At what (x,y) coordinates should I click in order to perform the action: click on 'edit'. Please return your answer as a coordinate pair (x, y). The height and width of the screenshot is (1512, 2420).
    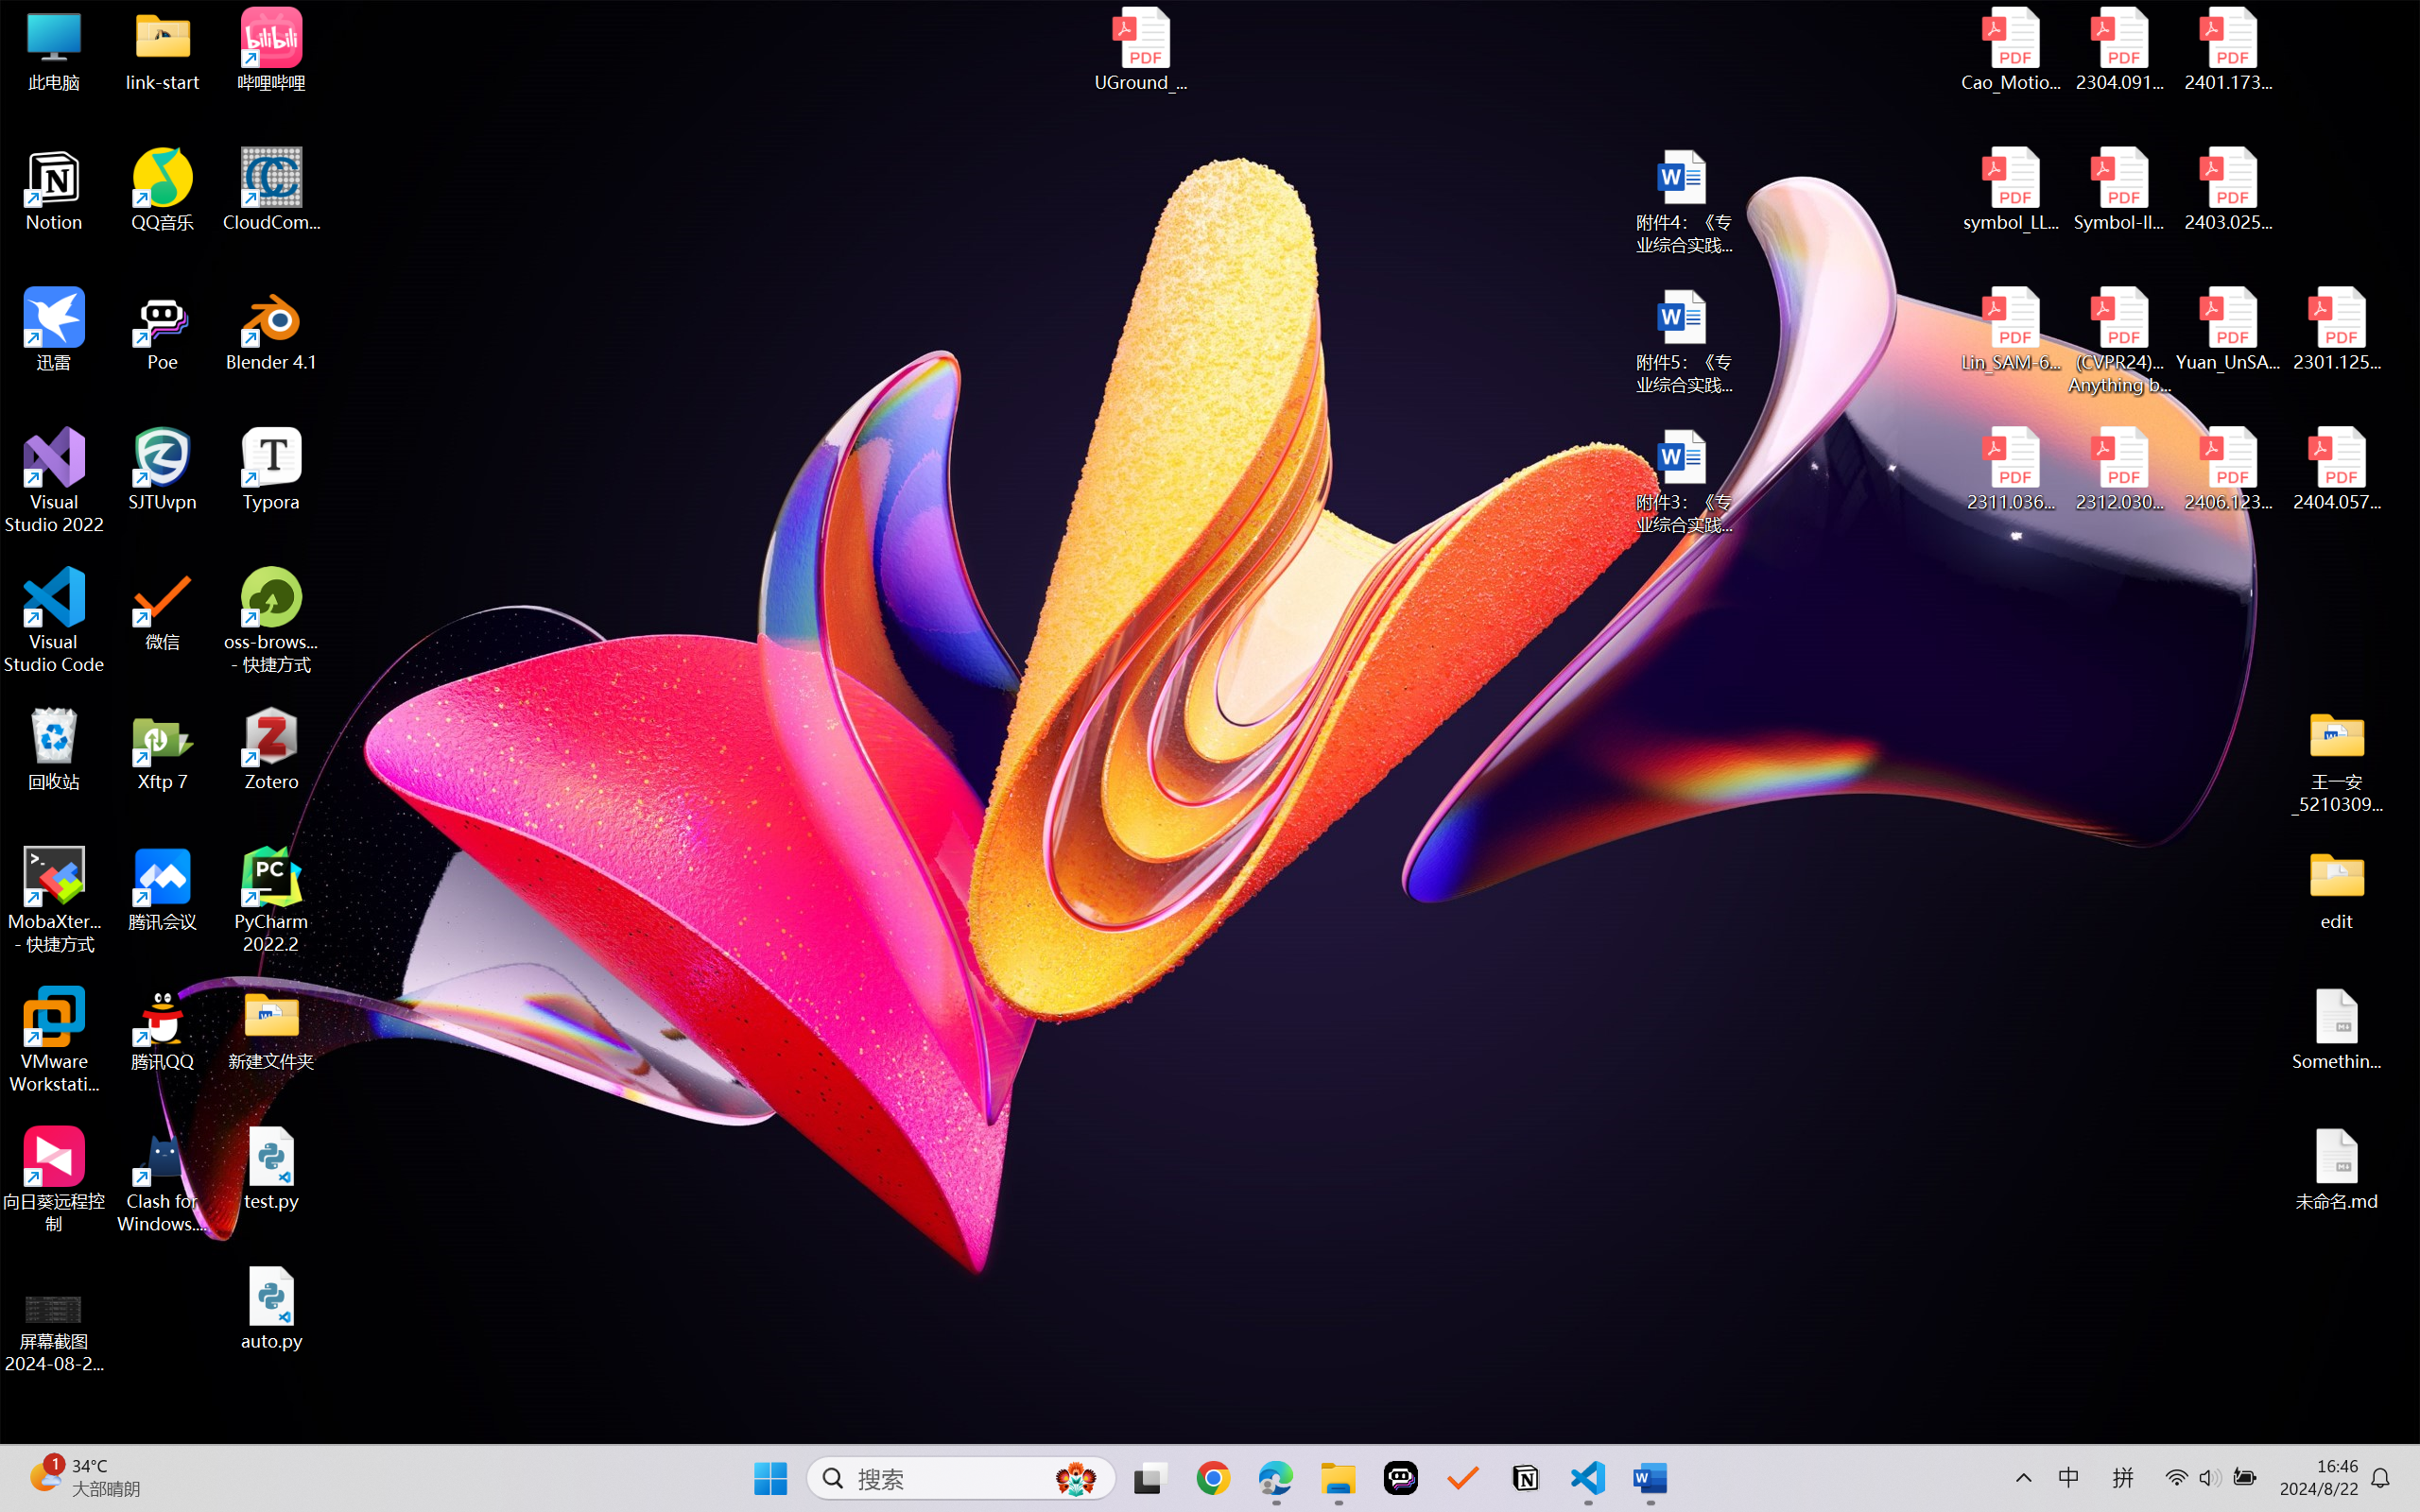
    Looking at the image, I should click on (2335, 887).